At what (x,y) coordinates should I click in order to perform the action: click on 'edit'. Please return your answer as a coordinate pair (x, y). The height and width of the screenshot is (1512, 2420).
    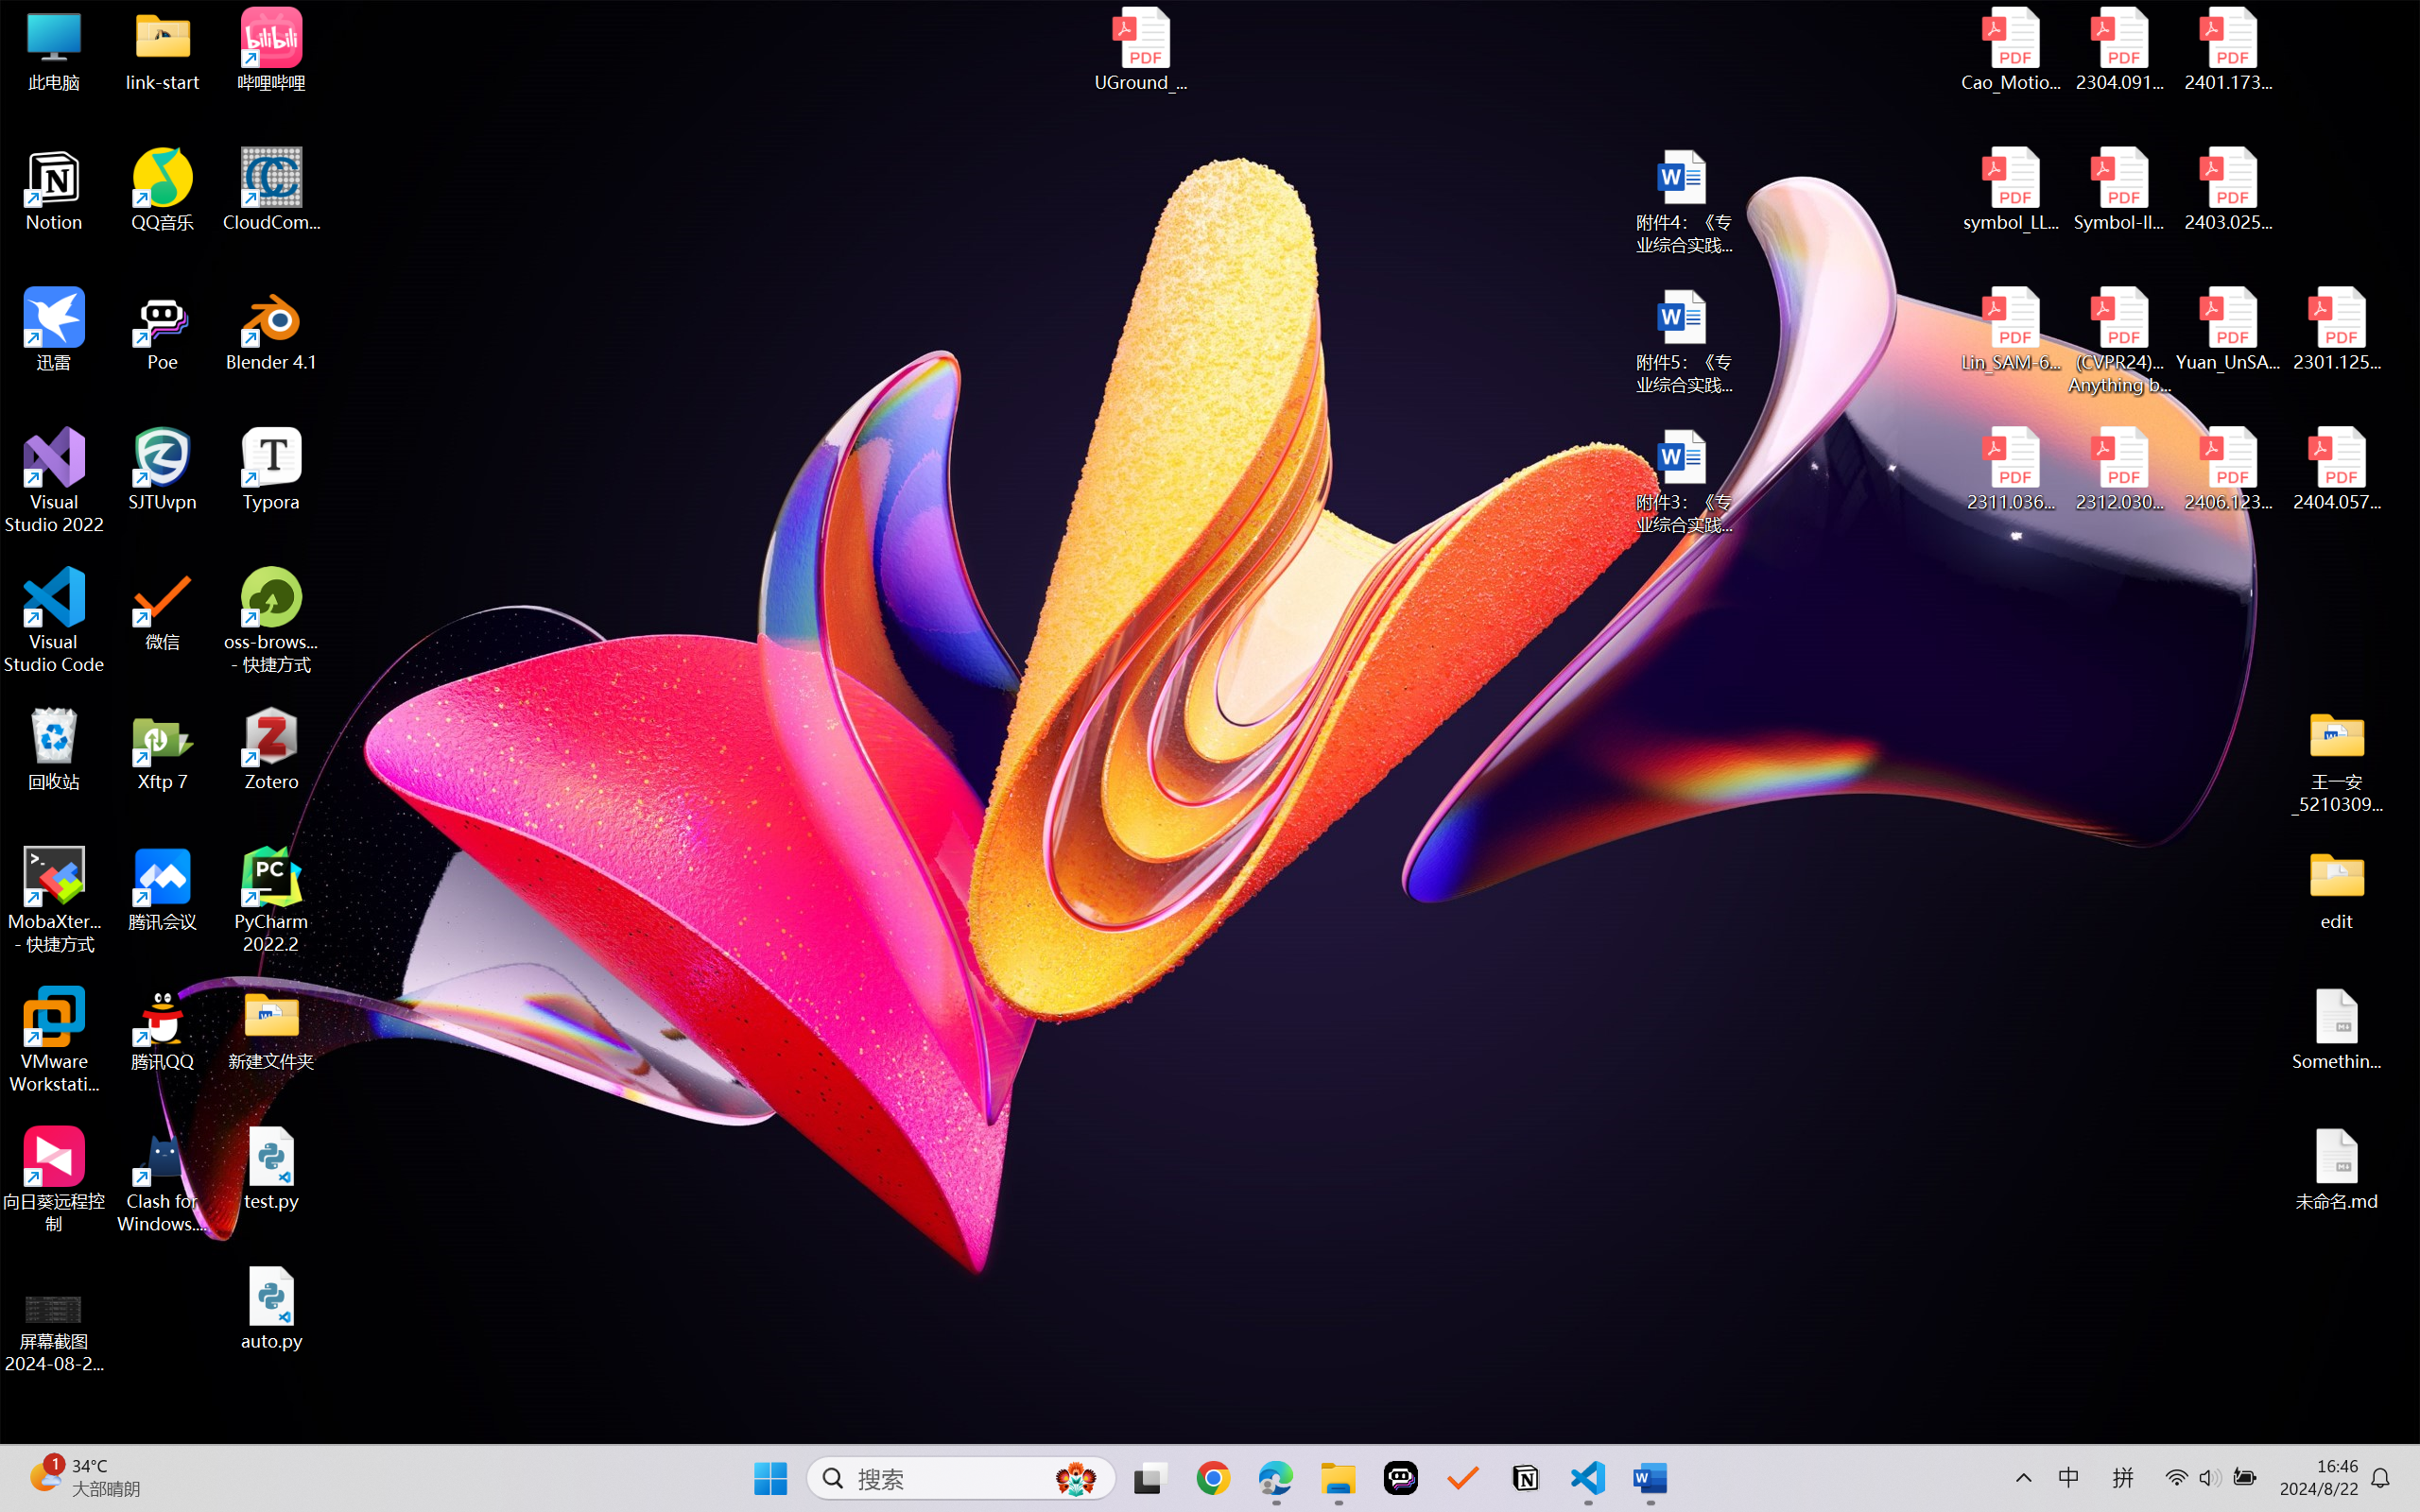
    Looking at the image, I should click on (2335, 887).